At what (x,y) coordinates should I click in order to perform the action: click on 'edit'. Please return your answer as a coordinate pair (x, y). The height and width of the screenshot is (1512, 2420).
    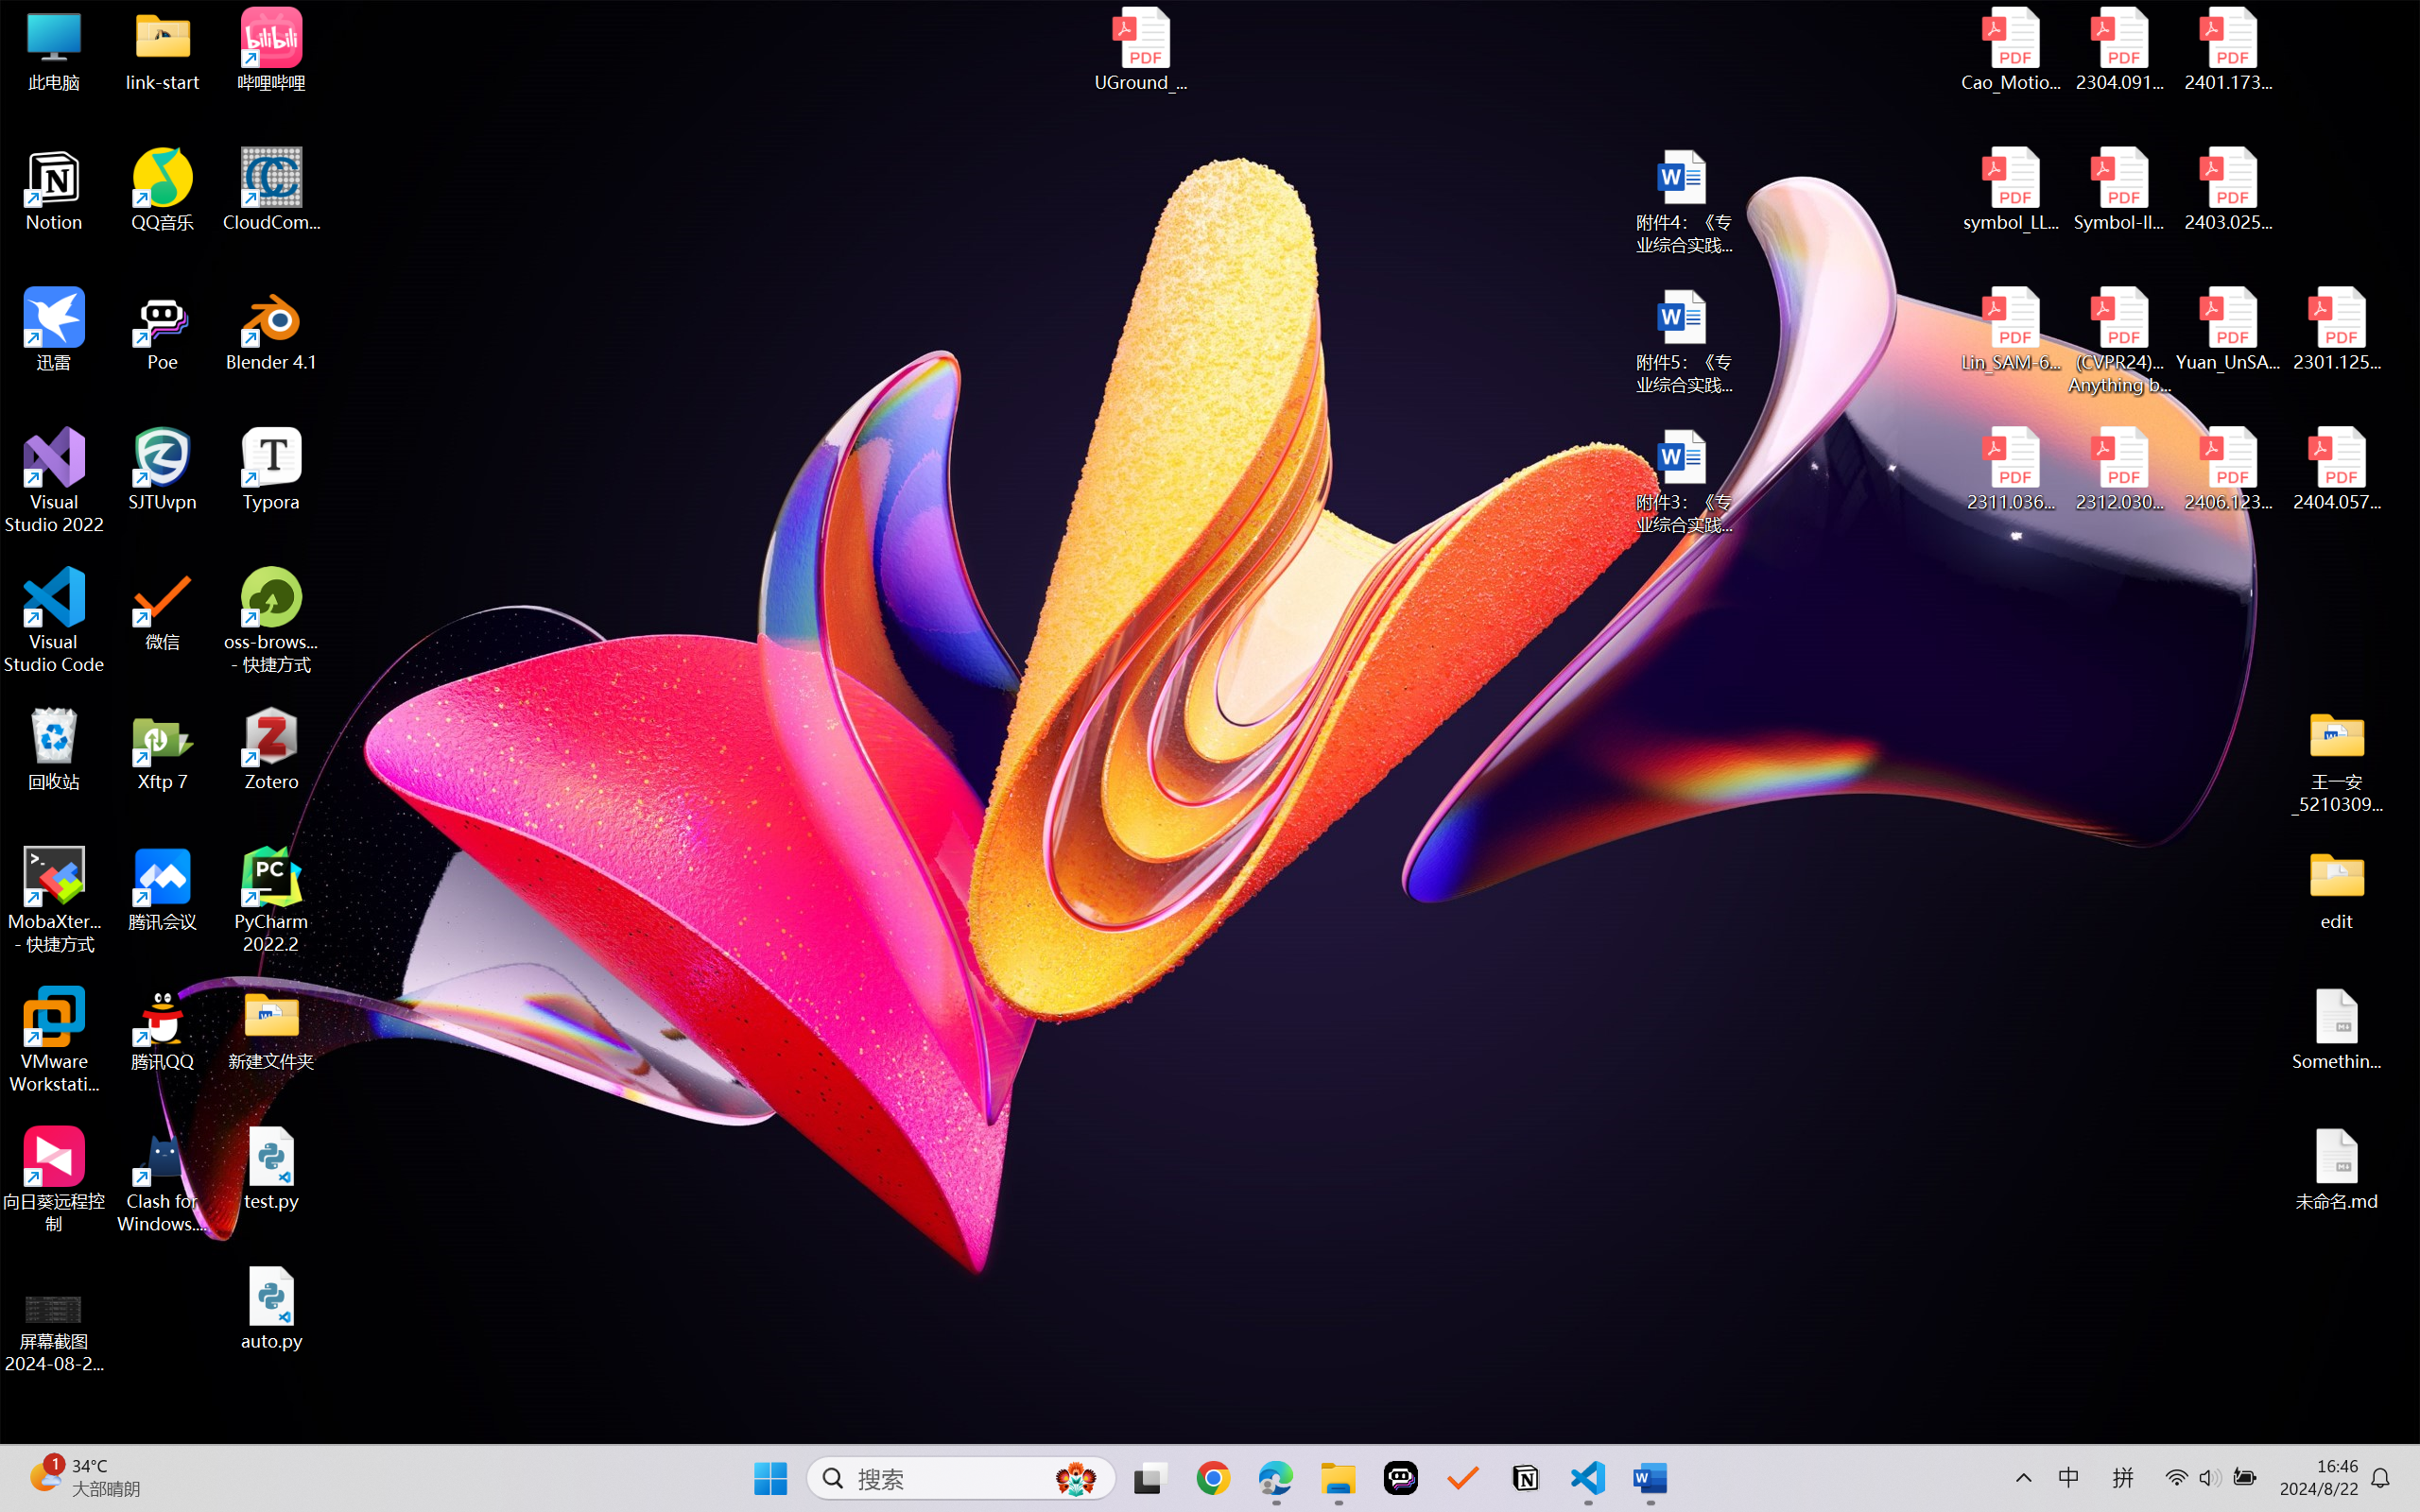
    Looking at the image, I should click on (2335, 887).